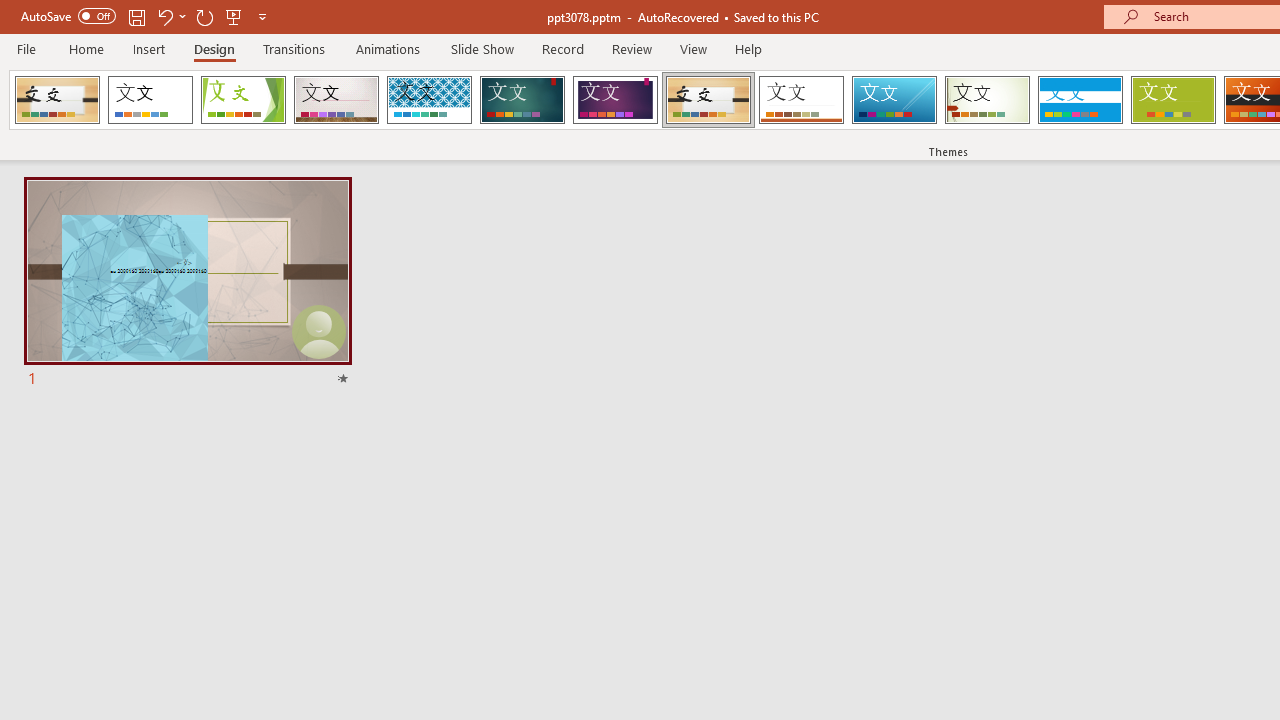  Describe the element at coordinates (1079, 100) in the screenshot. I see `'Banded'` at that location.